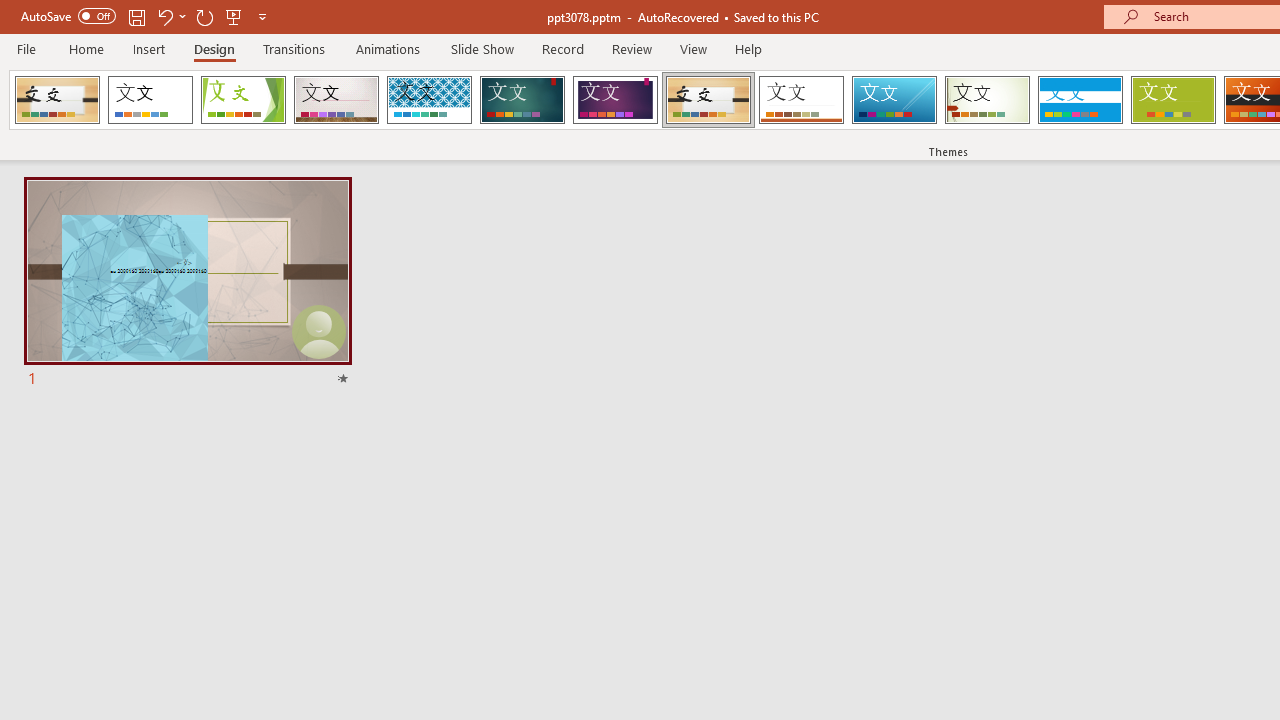  Describe the element at coordinates (1079, 100) in the screenshot. I see `'Banded'` at that location.